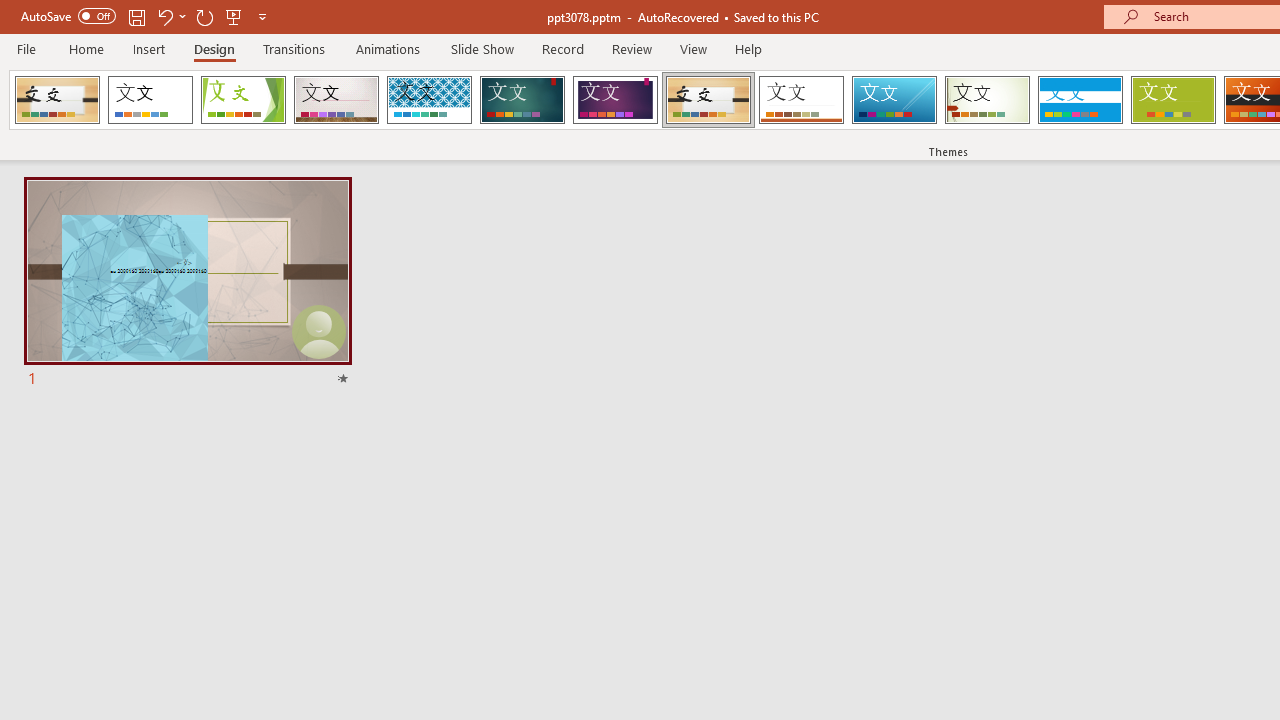  Describe the element at coordinates (1079, 100) in the screenshot. I see `'Banded'` at that location.